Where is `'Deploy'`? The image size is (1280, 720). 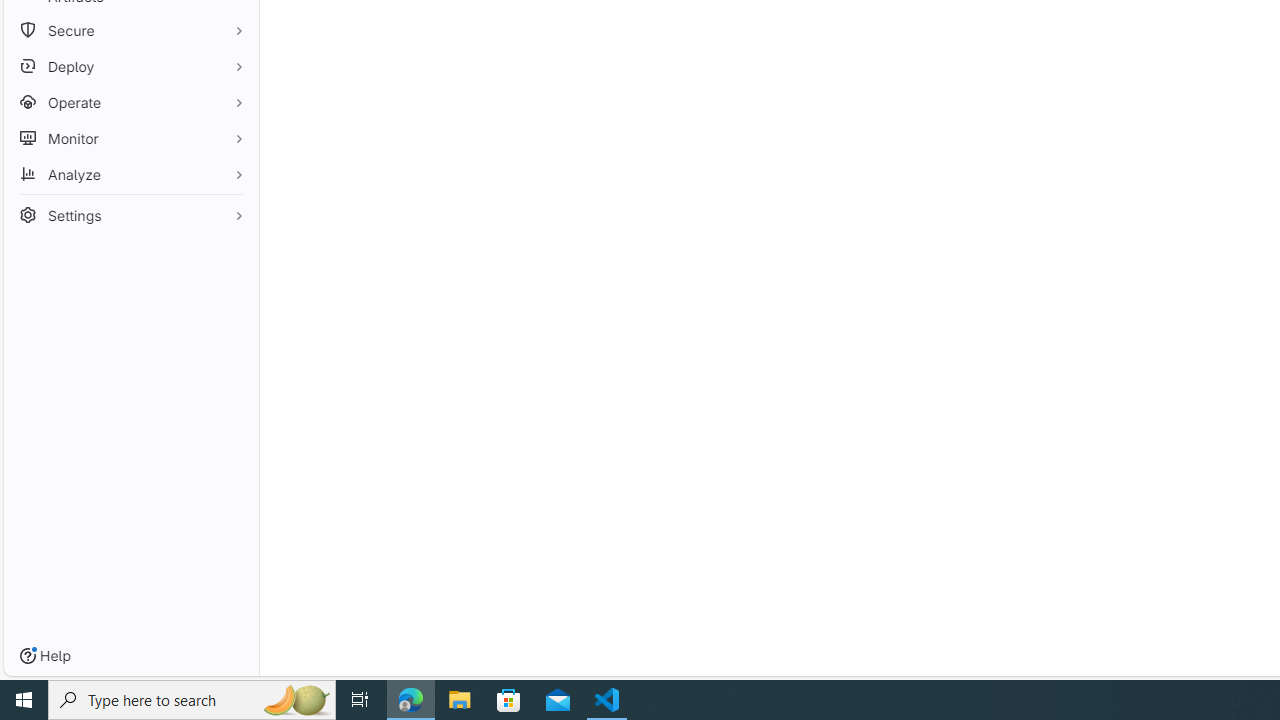
'Deploy' is located at coordinates (130, 65).